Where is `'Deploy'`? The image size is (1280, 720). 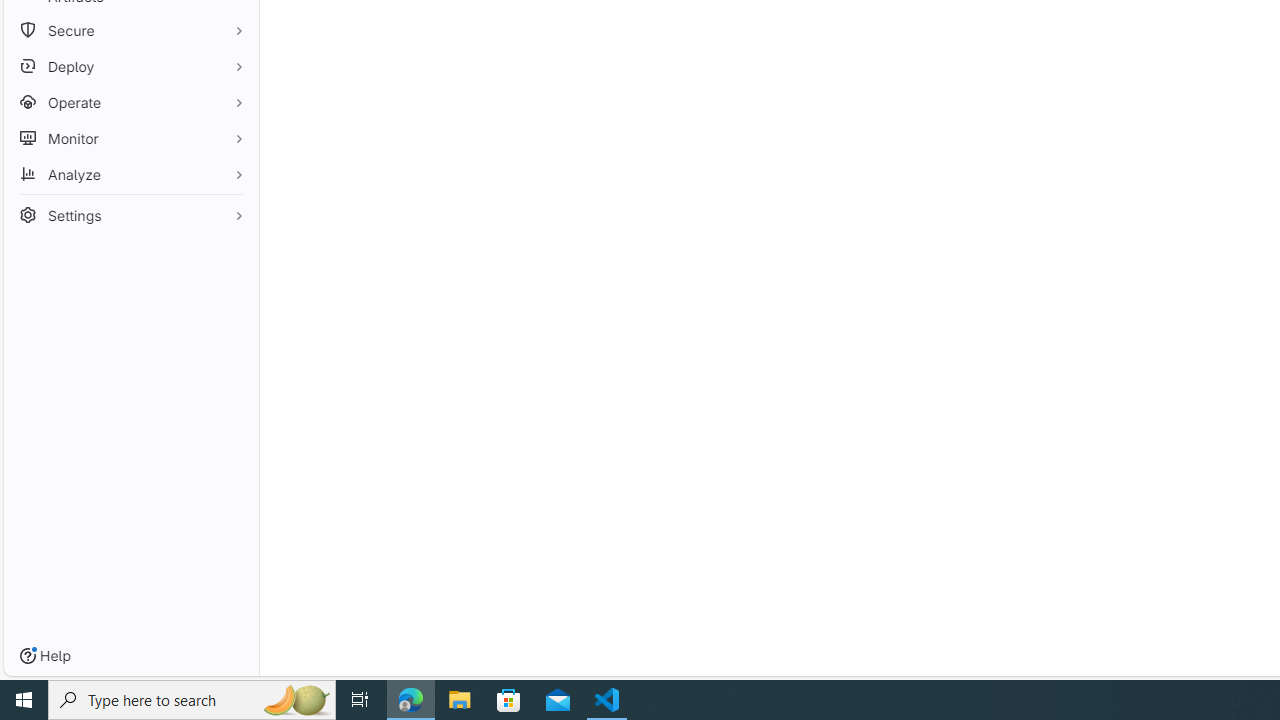
'Deploy' is located at coordinates (130, 65).